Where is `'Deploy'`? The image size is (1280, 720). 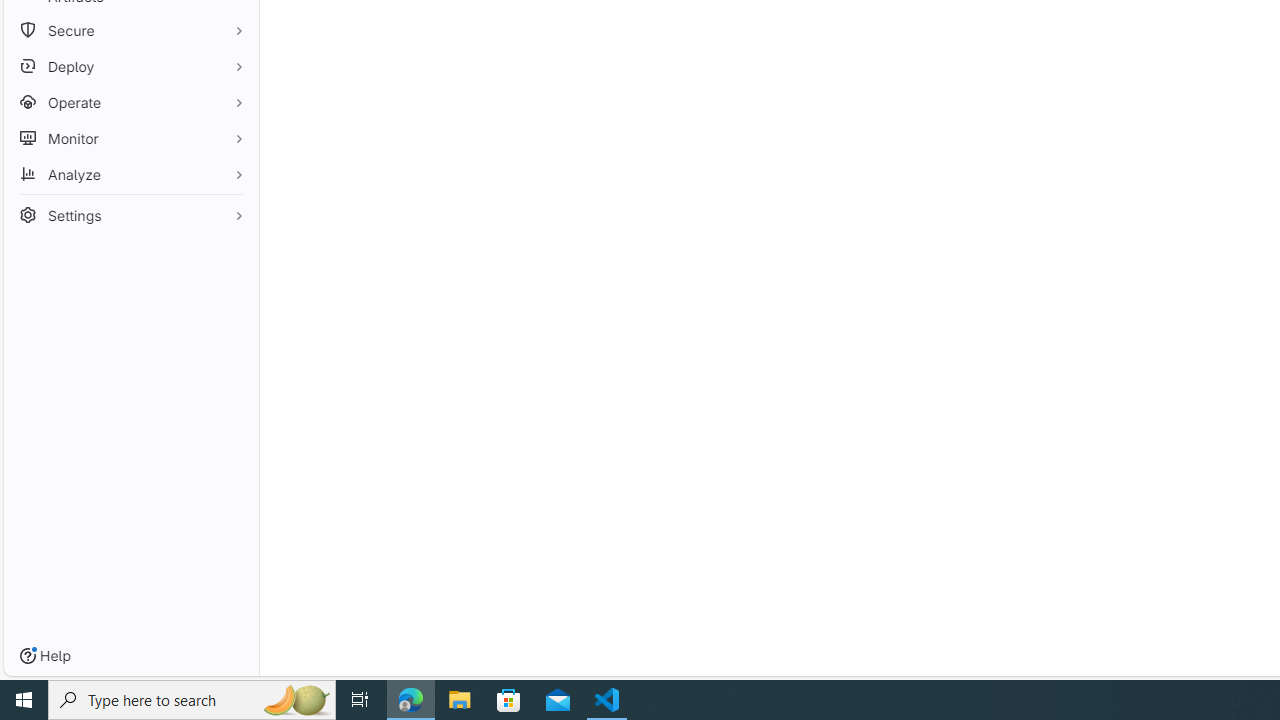
'Deploy' is located at coordinates (130, 65).